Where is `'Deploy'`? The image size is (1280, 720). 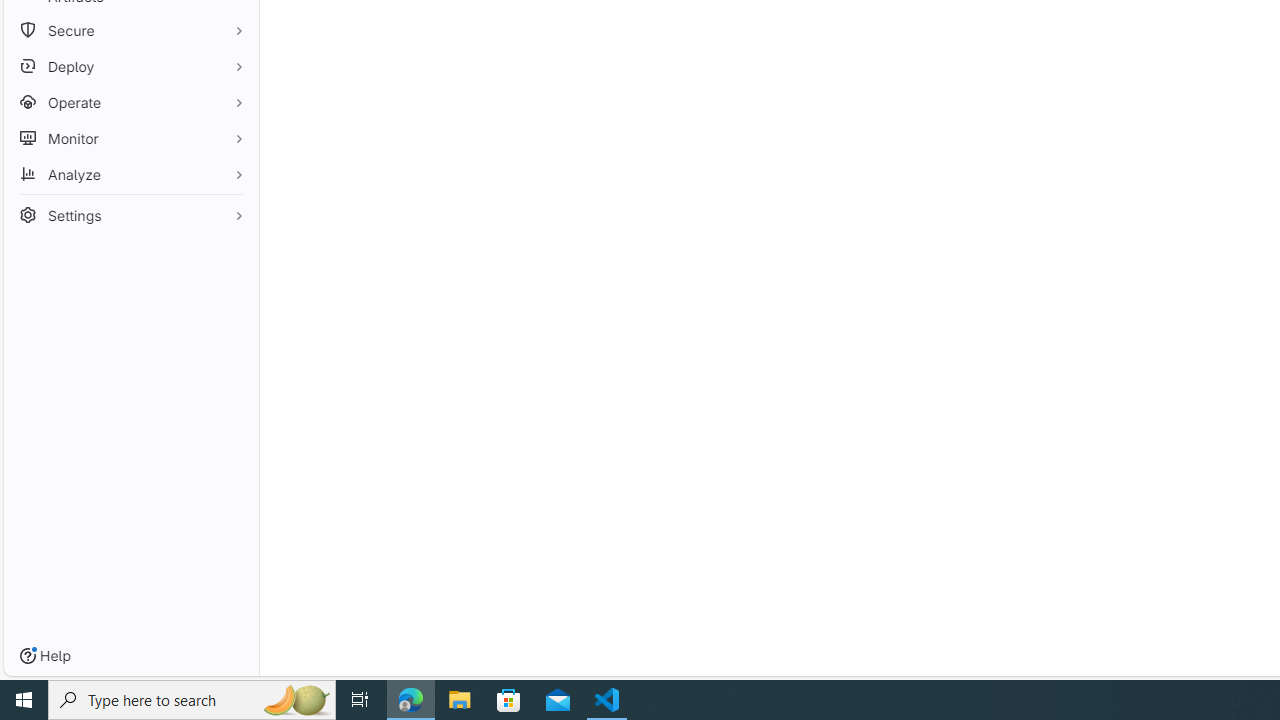
'Deploy' is located at coordinates (130, 65).